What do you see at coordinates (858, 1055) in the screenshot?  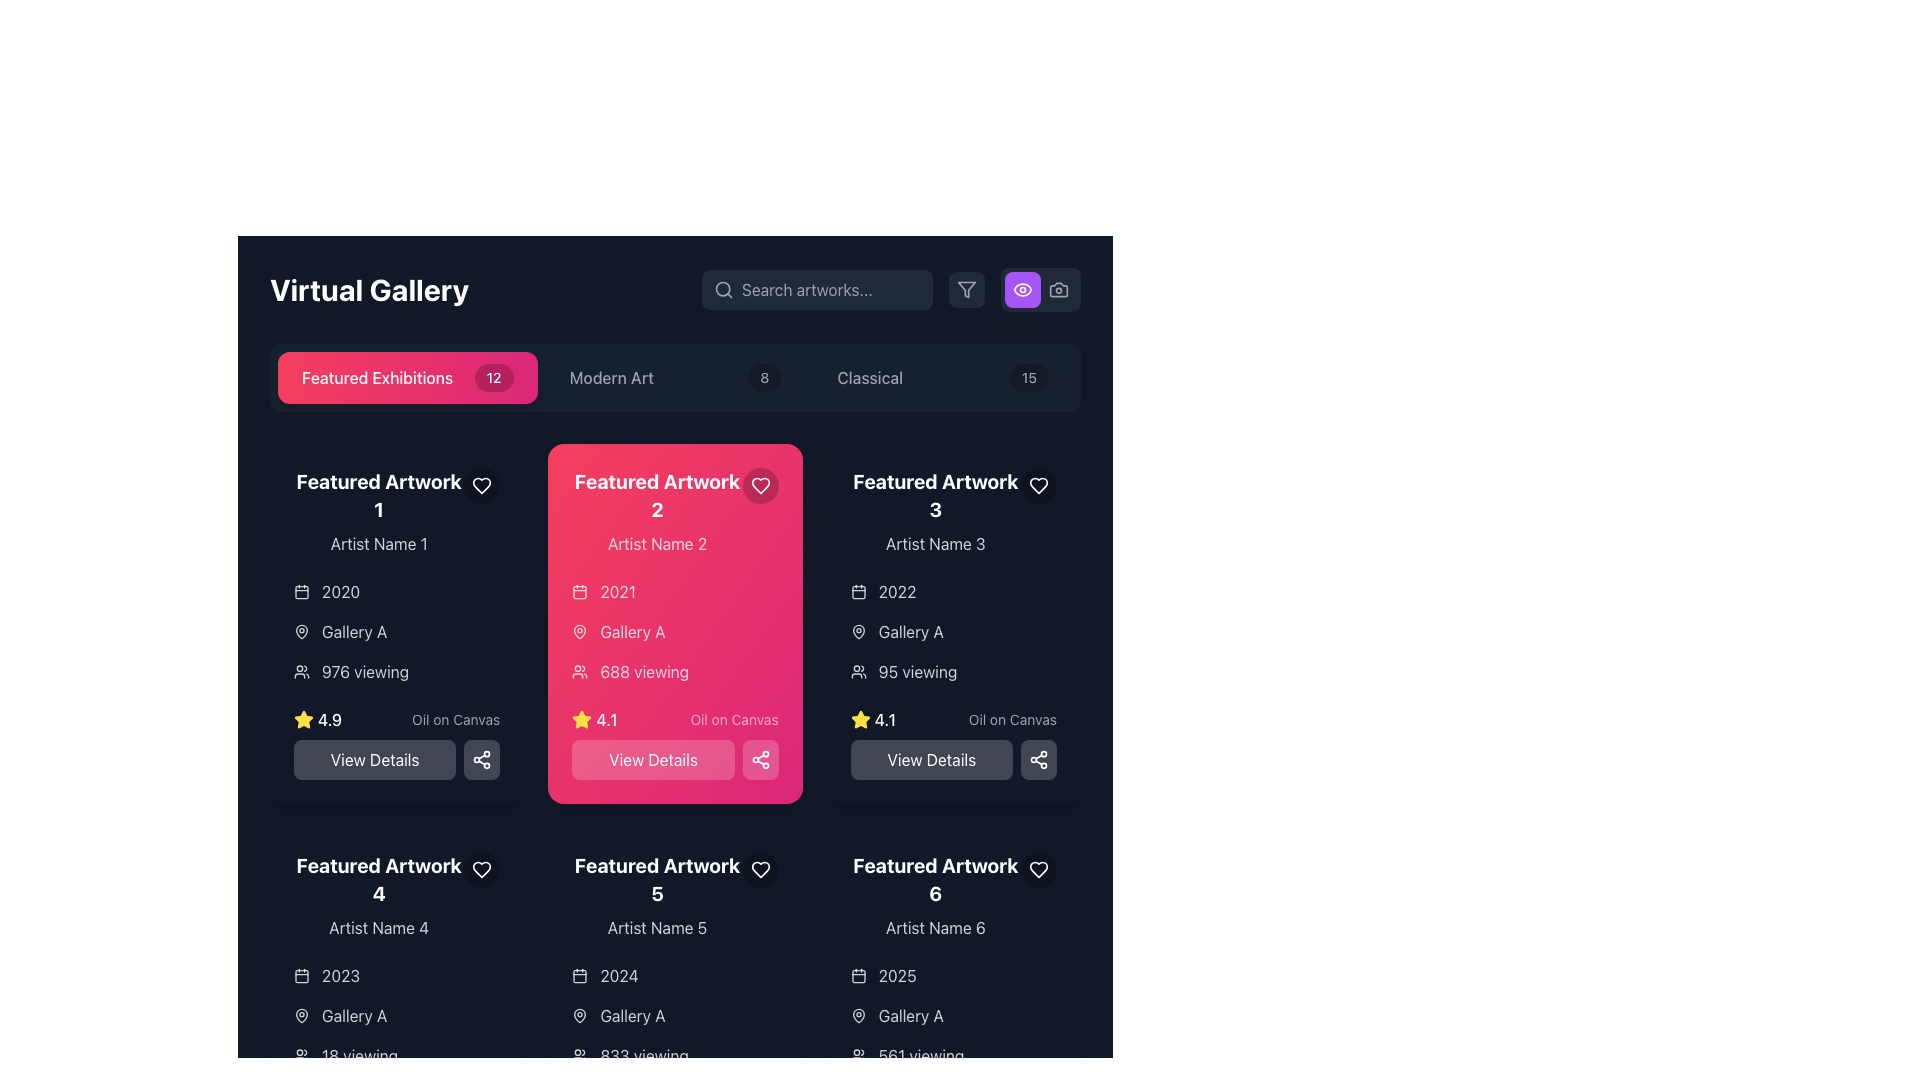 I see `the viewer icon located to the left of the '561 viewing' text for 'Featured Artwork 6', indicating the number of viewers. This icon should be clicked if it is interactive in another context` at bounding box center [858, 1055].